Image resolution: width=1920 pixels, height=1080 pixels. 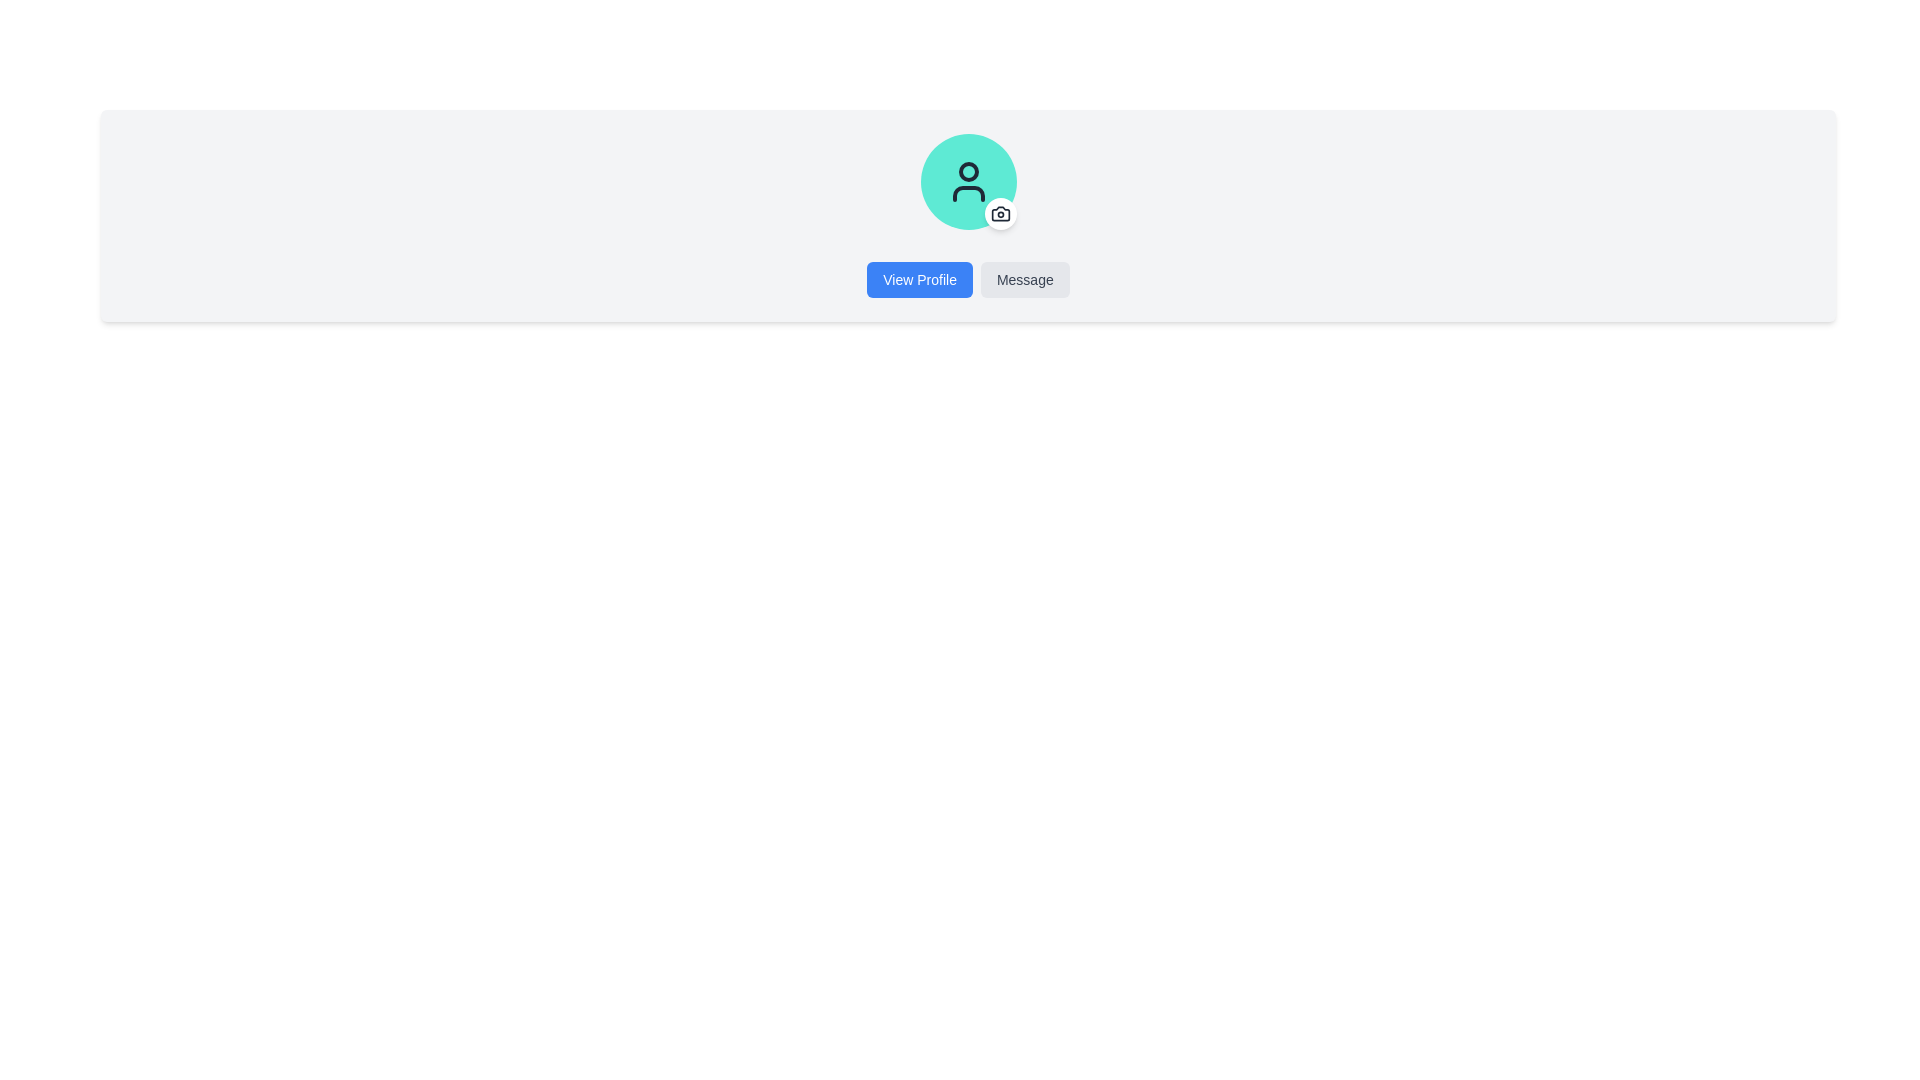 I want to click on the blue rectangular button with rounded corners and white text stating 'View Profile', so click(x=919, y=280).